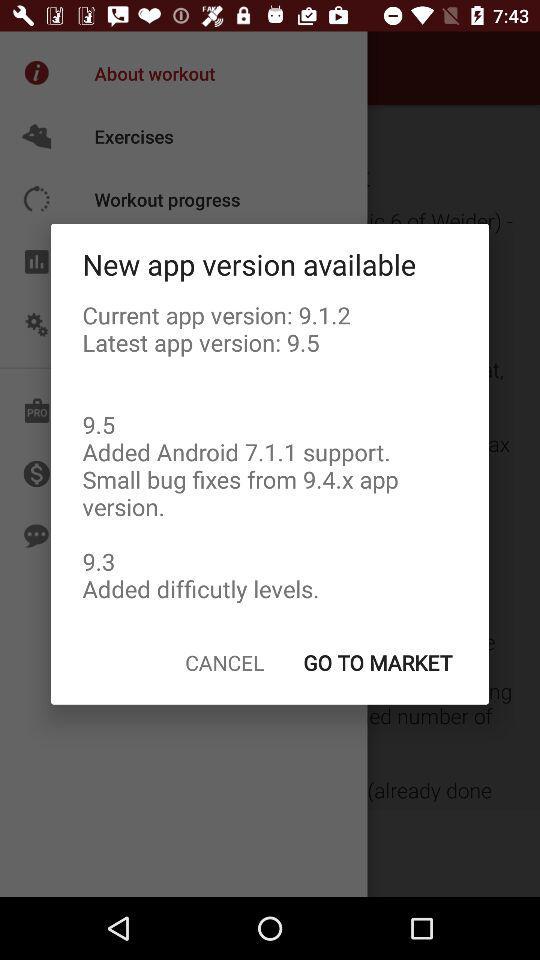 The width and height of the screenshot is (540, 960). Describe the element at coordinates (223, 662) in the screenshot. I see `cancel icon` at that location.